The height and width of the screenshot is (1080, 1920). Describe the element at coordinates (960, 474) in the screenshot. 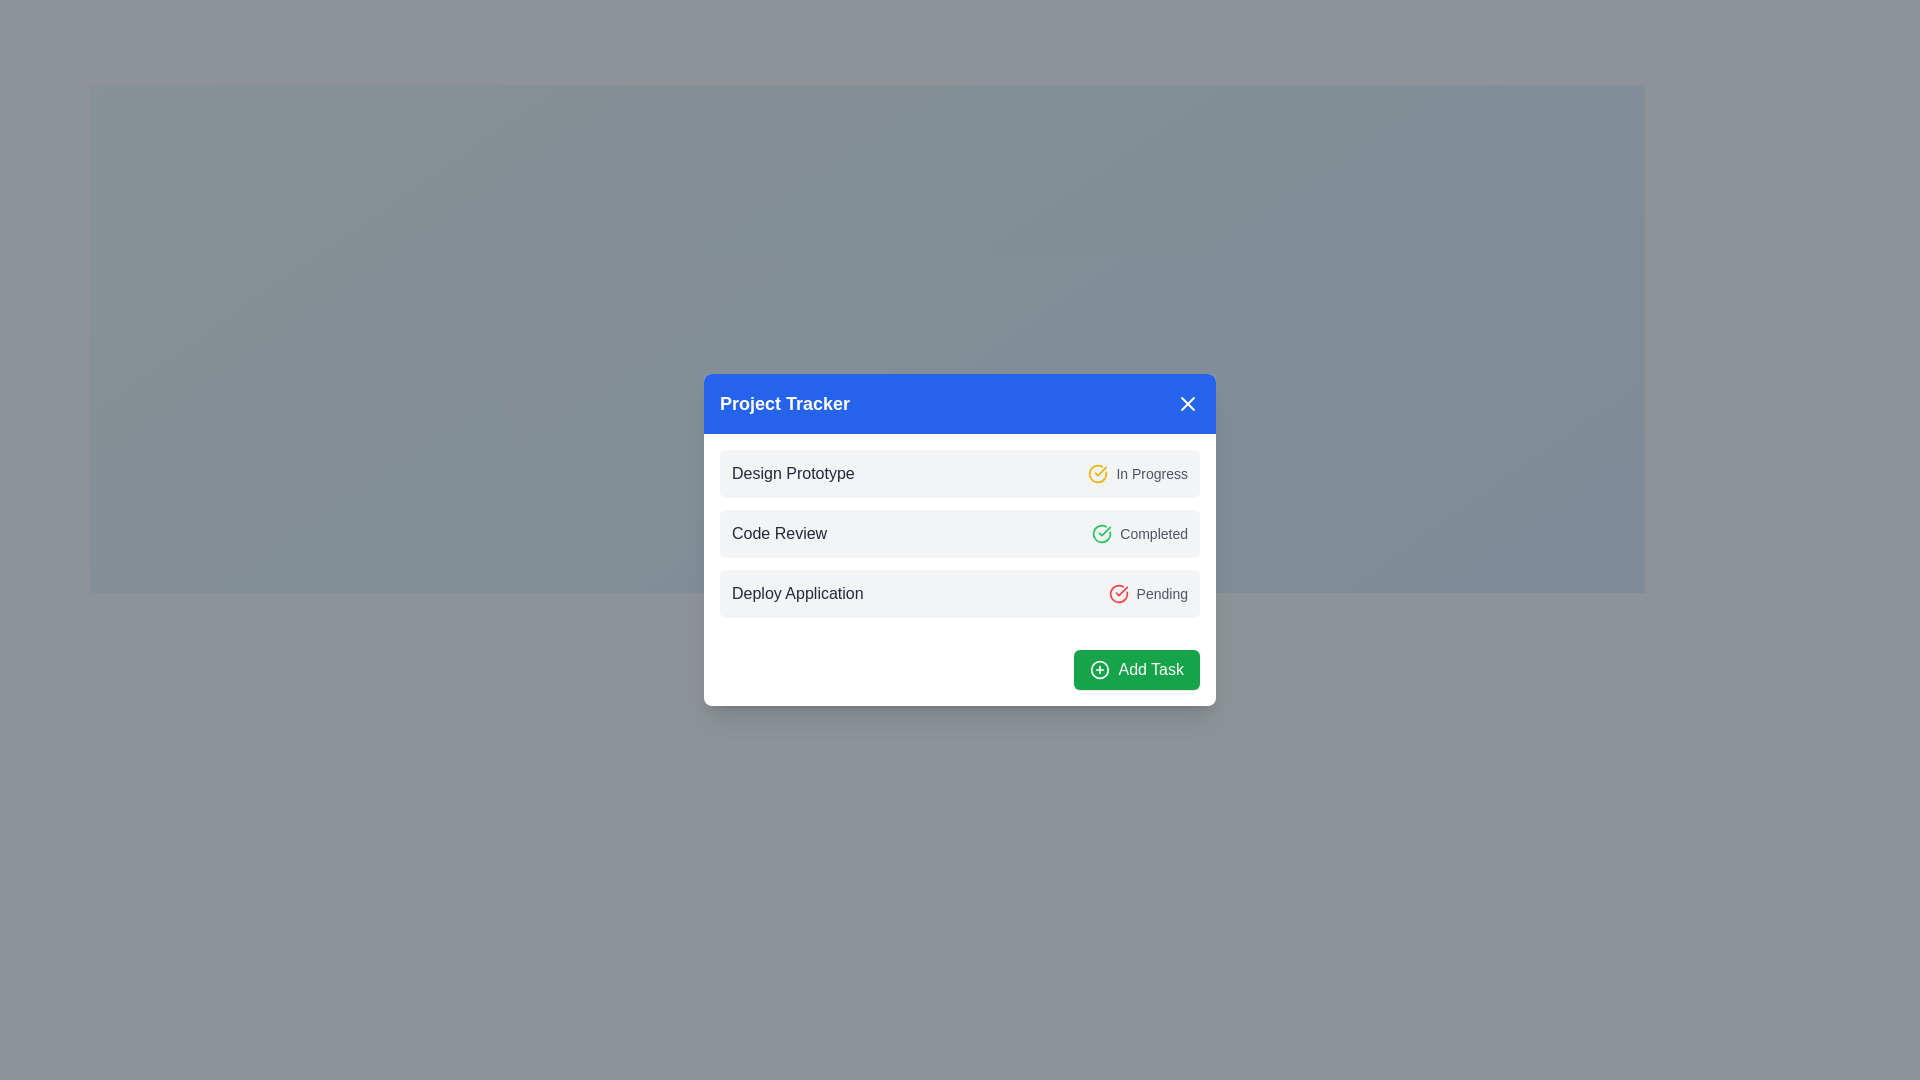

I see `the first task card in the project tracker interface to interact with it` at that location.